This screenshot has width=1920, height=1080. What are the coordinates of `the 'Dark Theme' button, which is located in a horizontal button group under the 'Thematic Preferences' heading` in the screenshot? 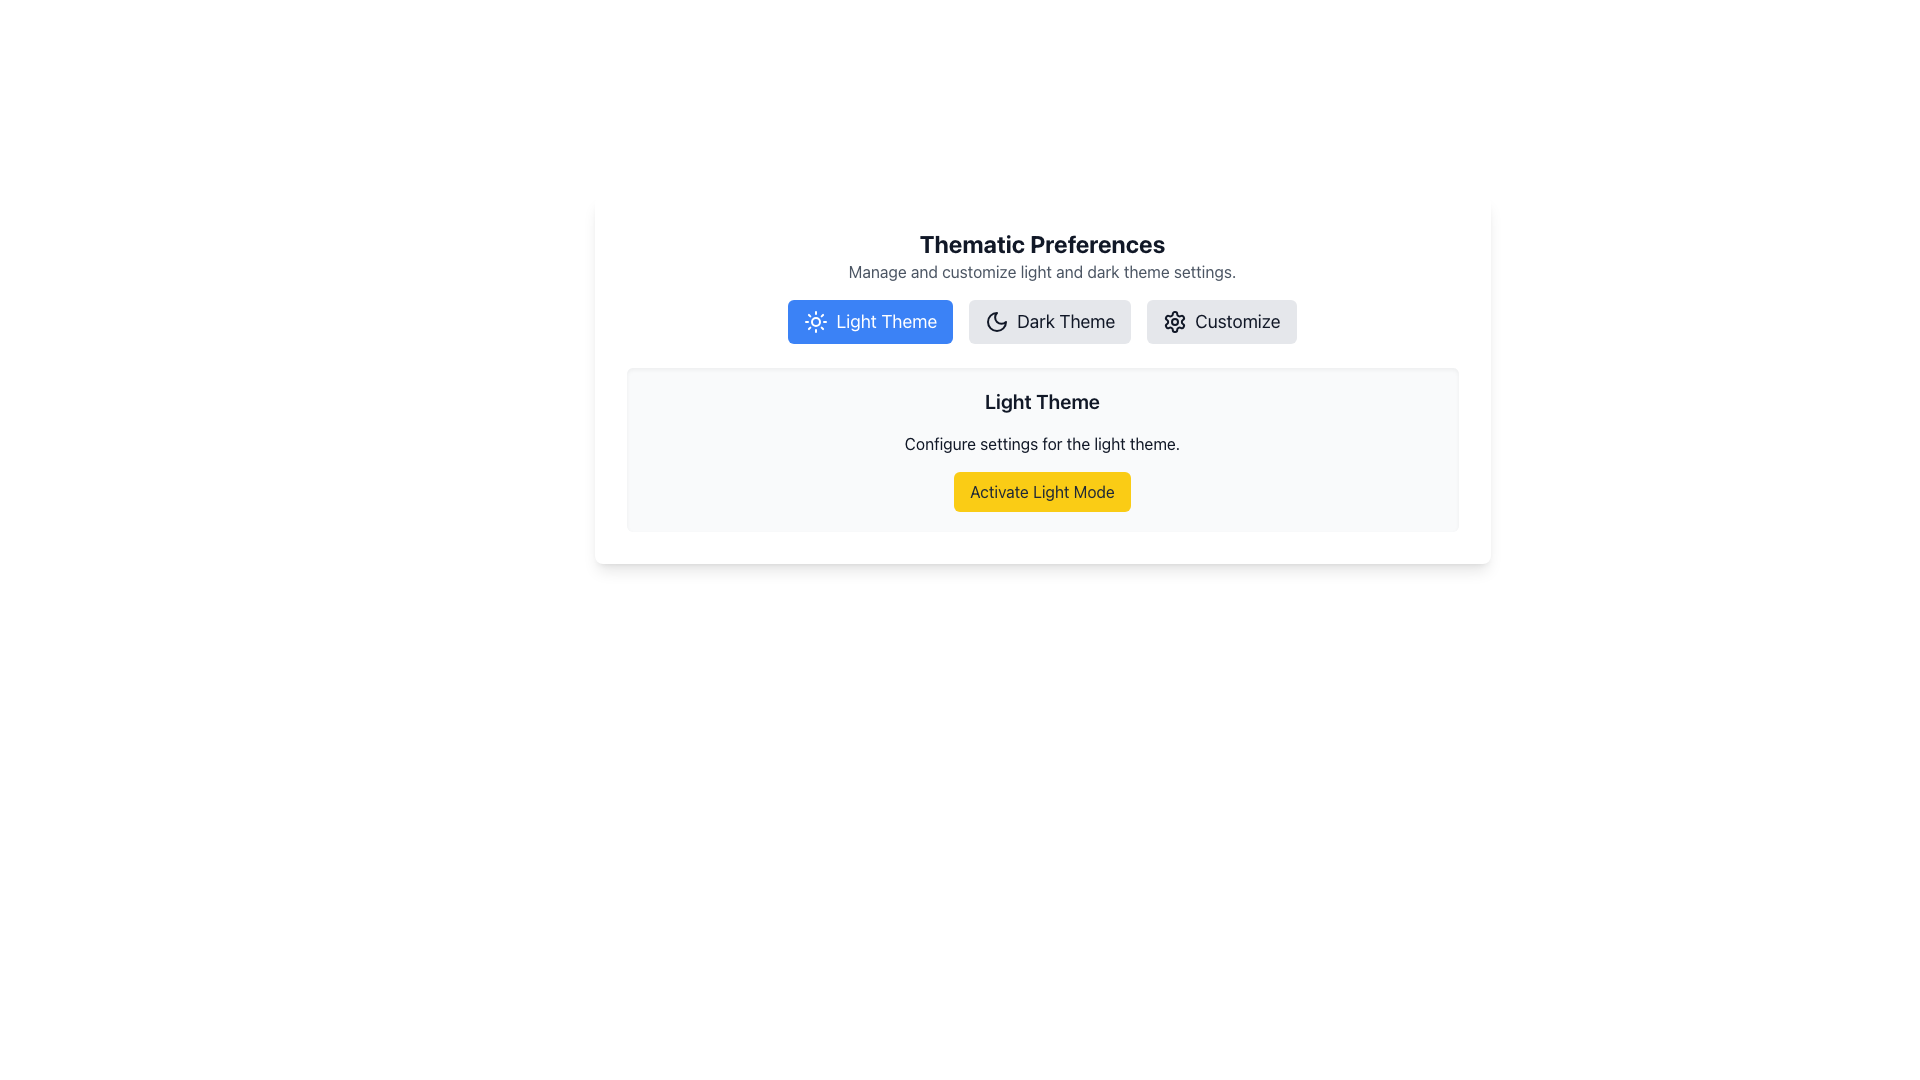 It's located at (1041, 320).